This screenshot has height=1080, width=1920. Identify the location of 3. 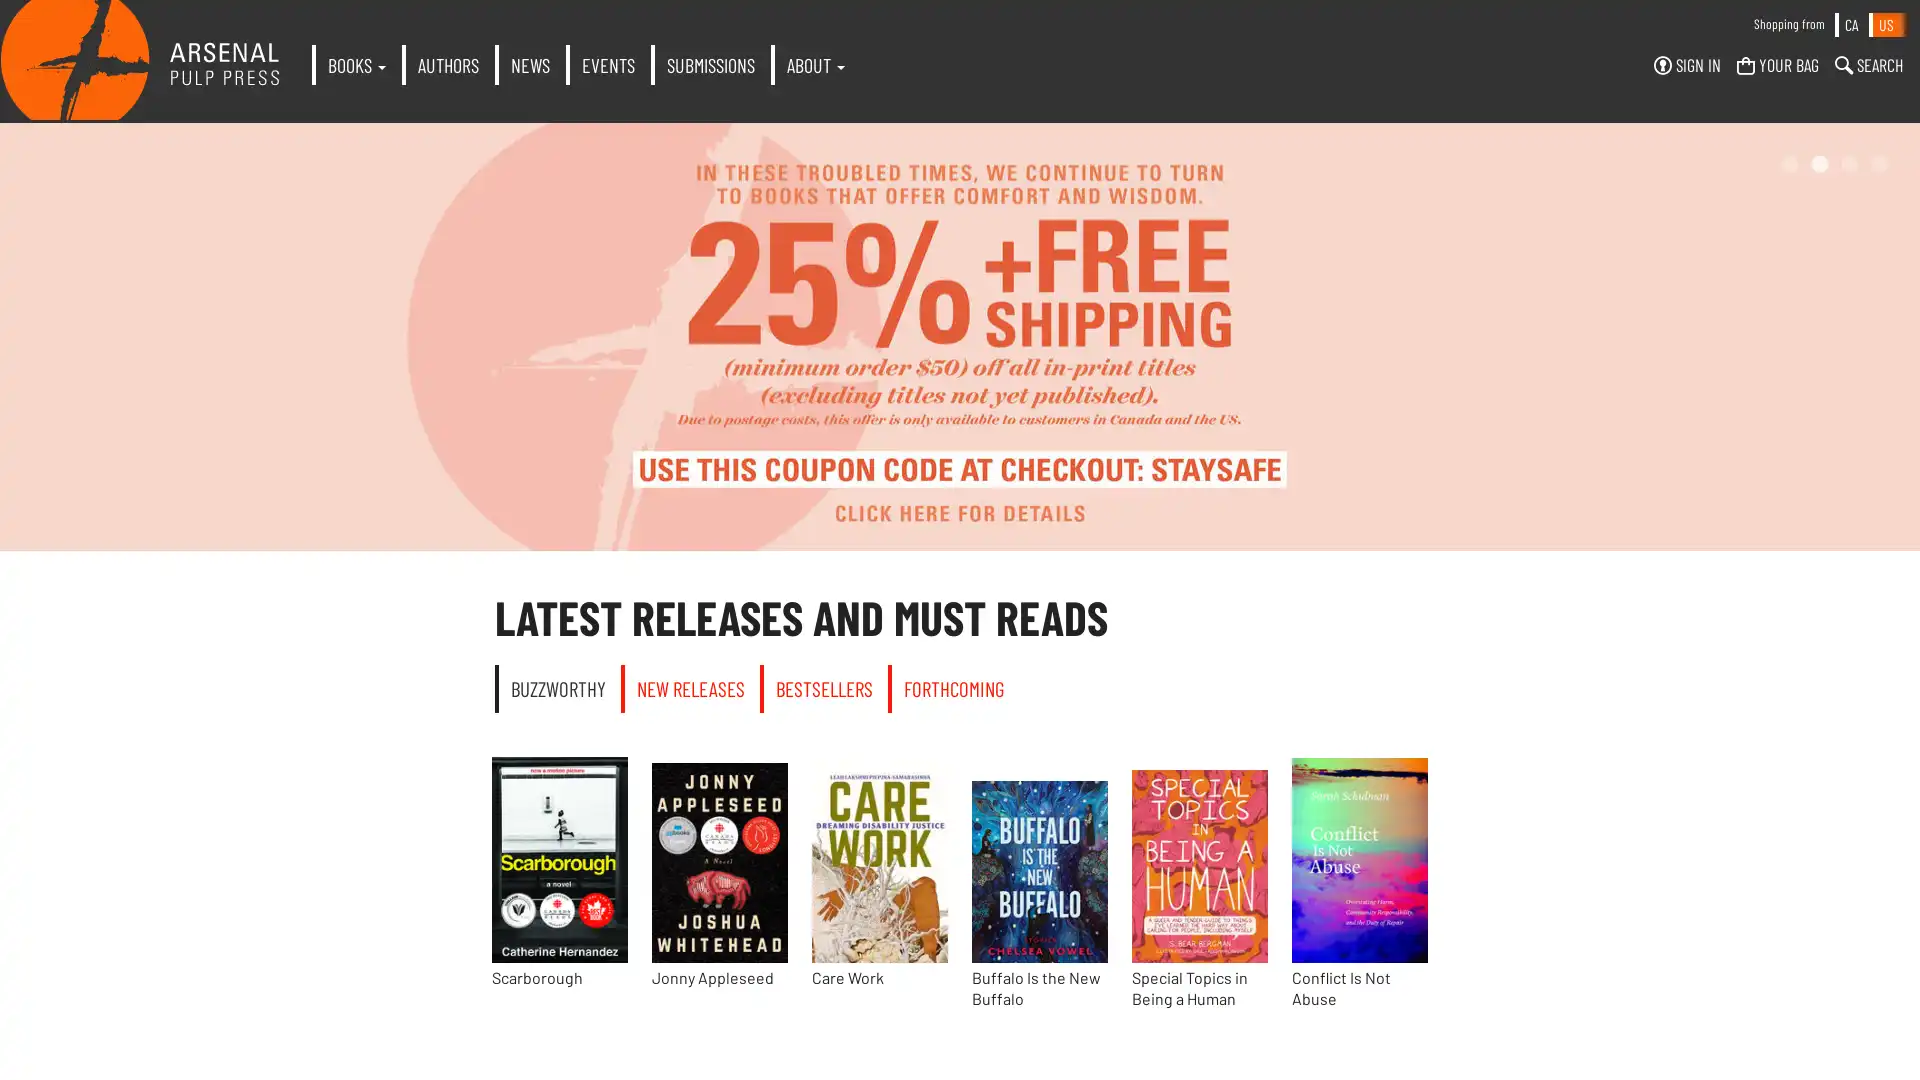
(1848, 164).